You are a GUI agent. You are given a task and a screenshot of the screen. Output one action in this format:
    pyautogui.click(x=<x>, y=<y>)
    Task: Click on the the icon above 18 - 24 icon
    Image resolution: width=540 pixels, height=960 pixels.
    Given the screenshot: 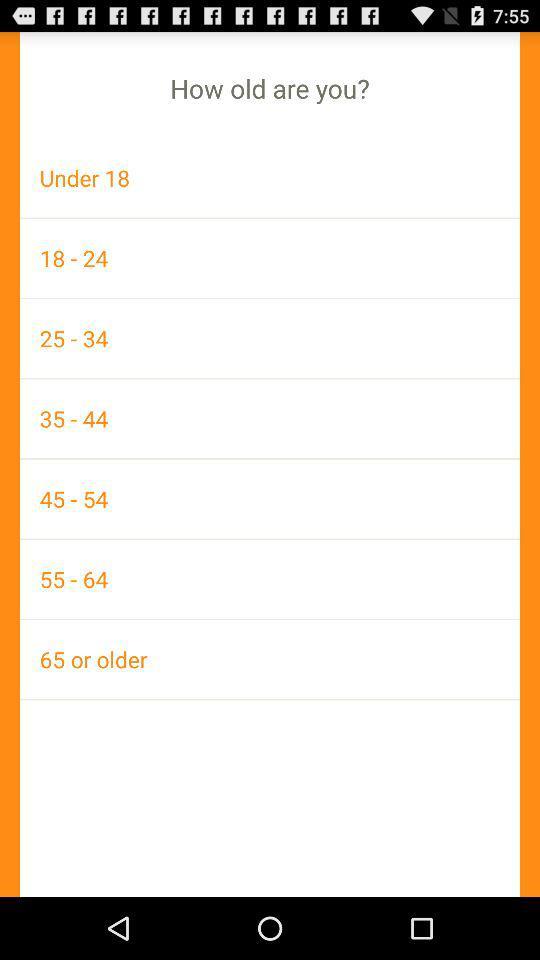 What is the action you would take?
    pyautogui.click(x=270, y=177)
    